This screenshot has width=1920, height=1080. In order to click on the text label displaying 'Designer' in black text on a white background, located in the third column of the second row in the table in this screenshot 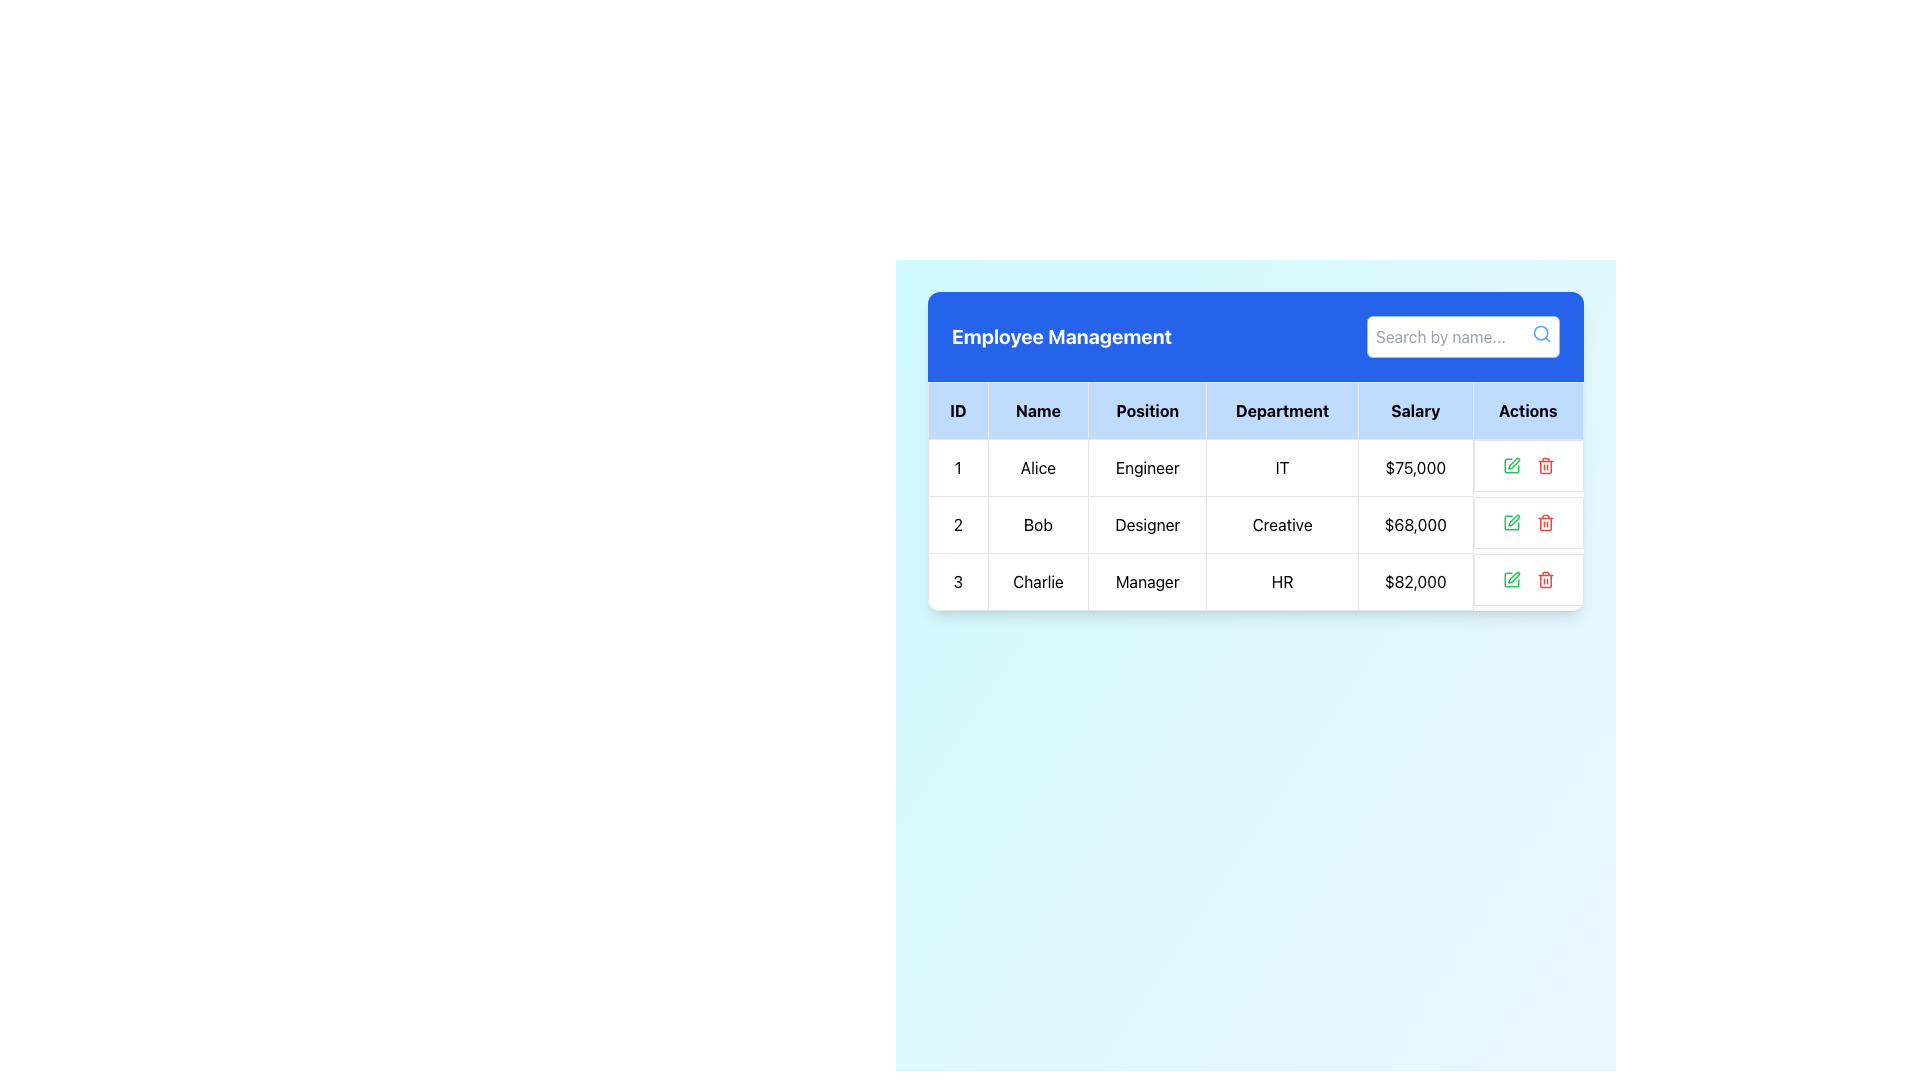, I will do `click(1147, 523)`.